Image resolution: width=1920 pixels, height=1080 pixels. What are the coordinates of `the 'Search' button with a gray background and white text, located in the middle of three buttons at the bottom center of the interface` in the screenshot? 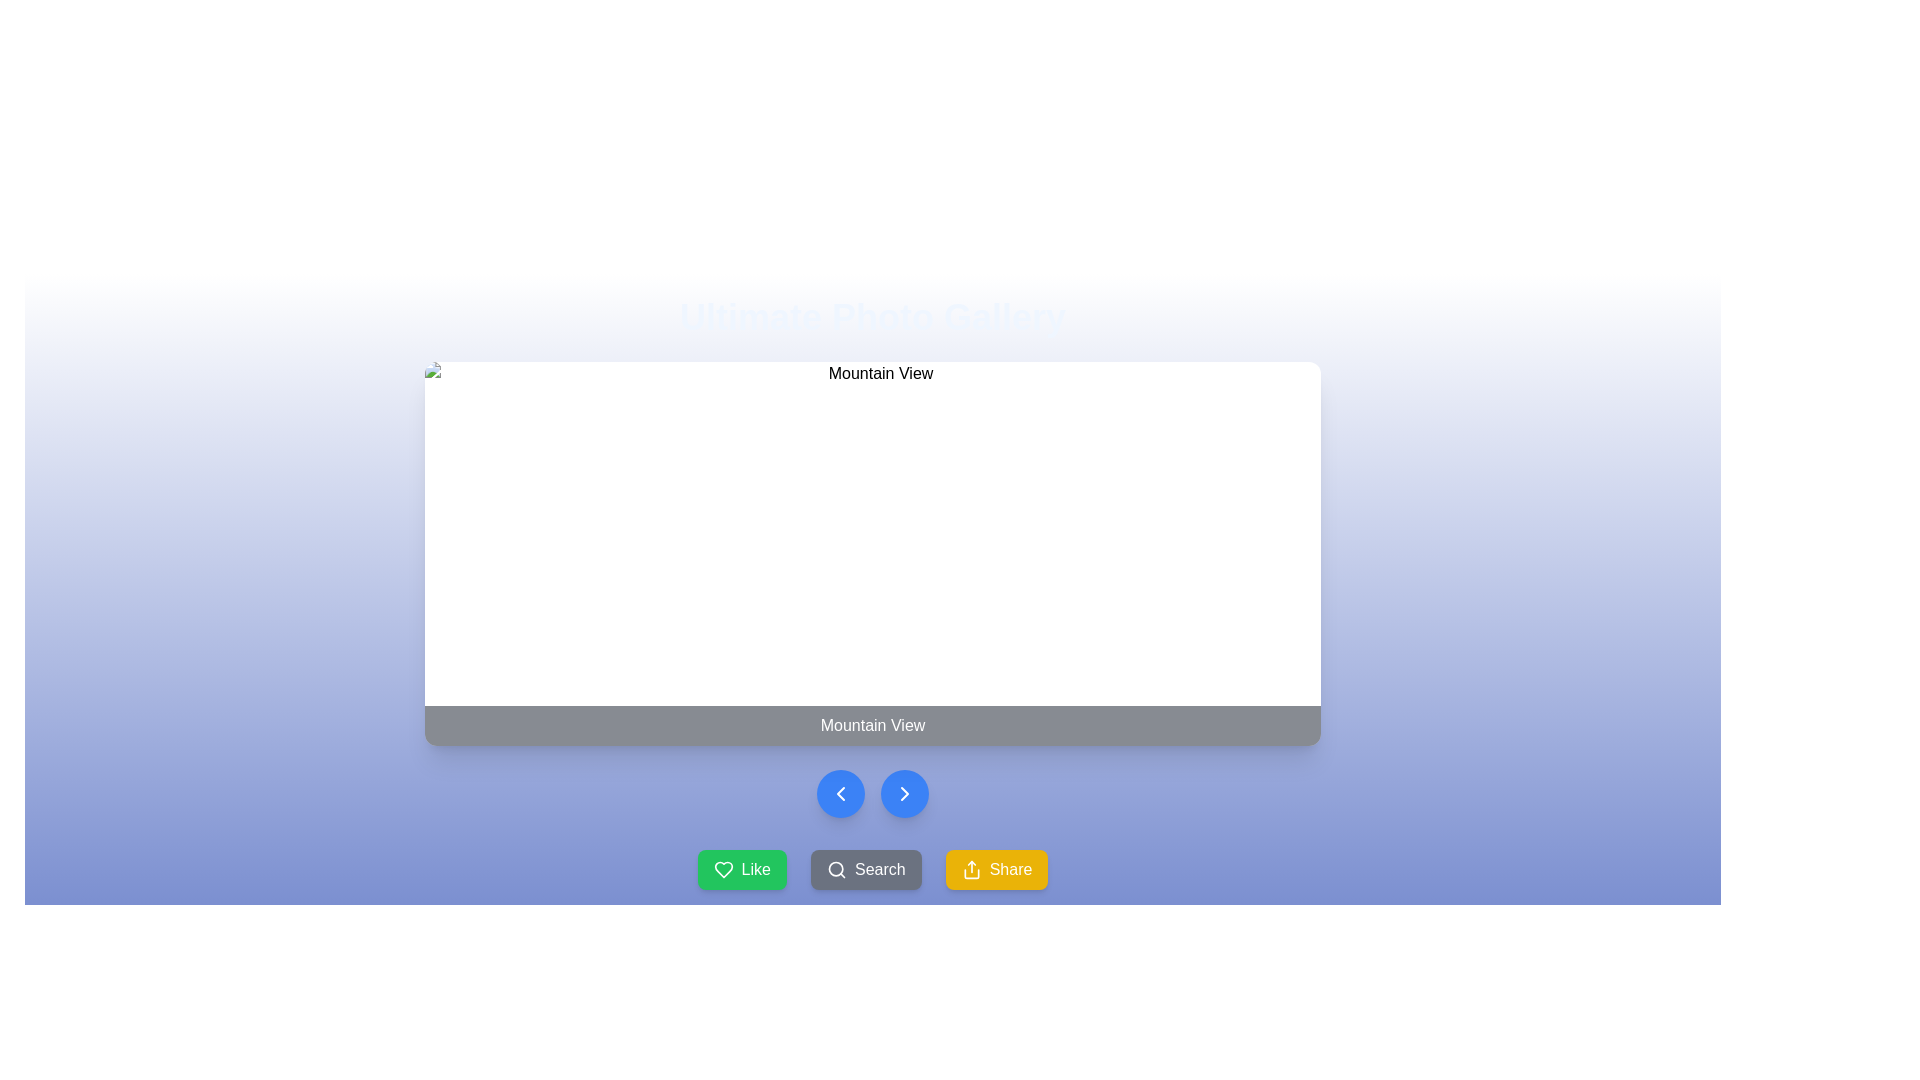 It's located at (865, 869).